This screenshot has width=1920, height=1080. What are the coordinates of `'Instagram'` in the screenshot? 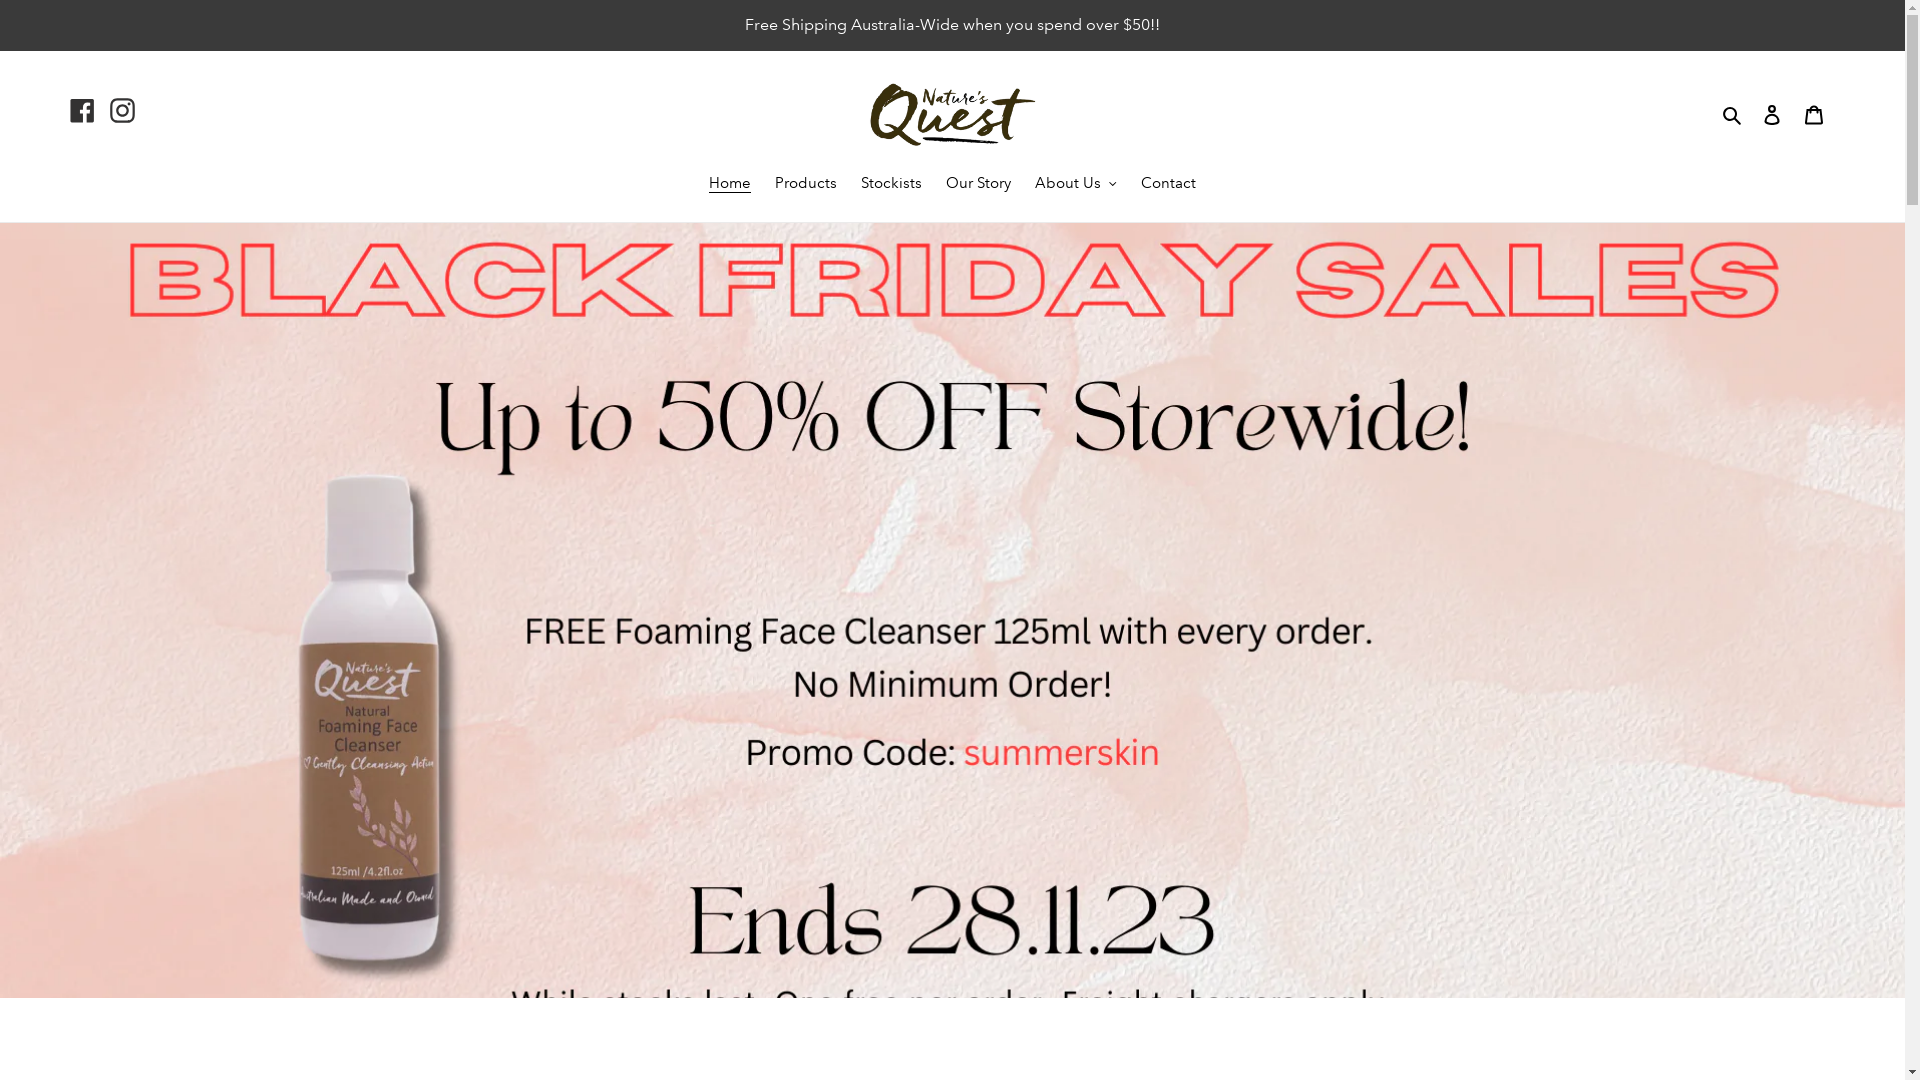 It's located at (121, 110).